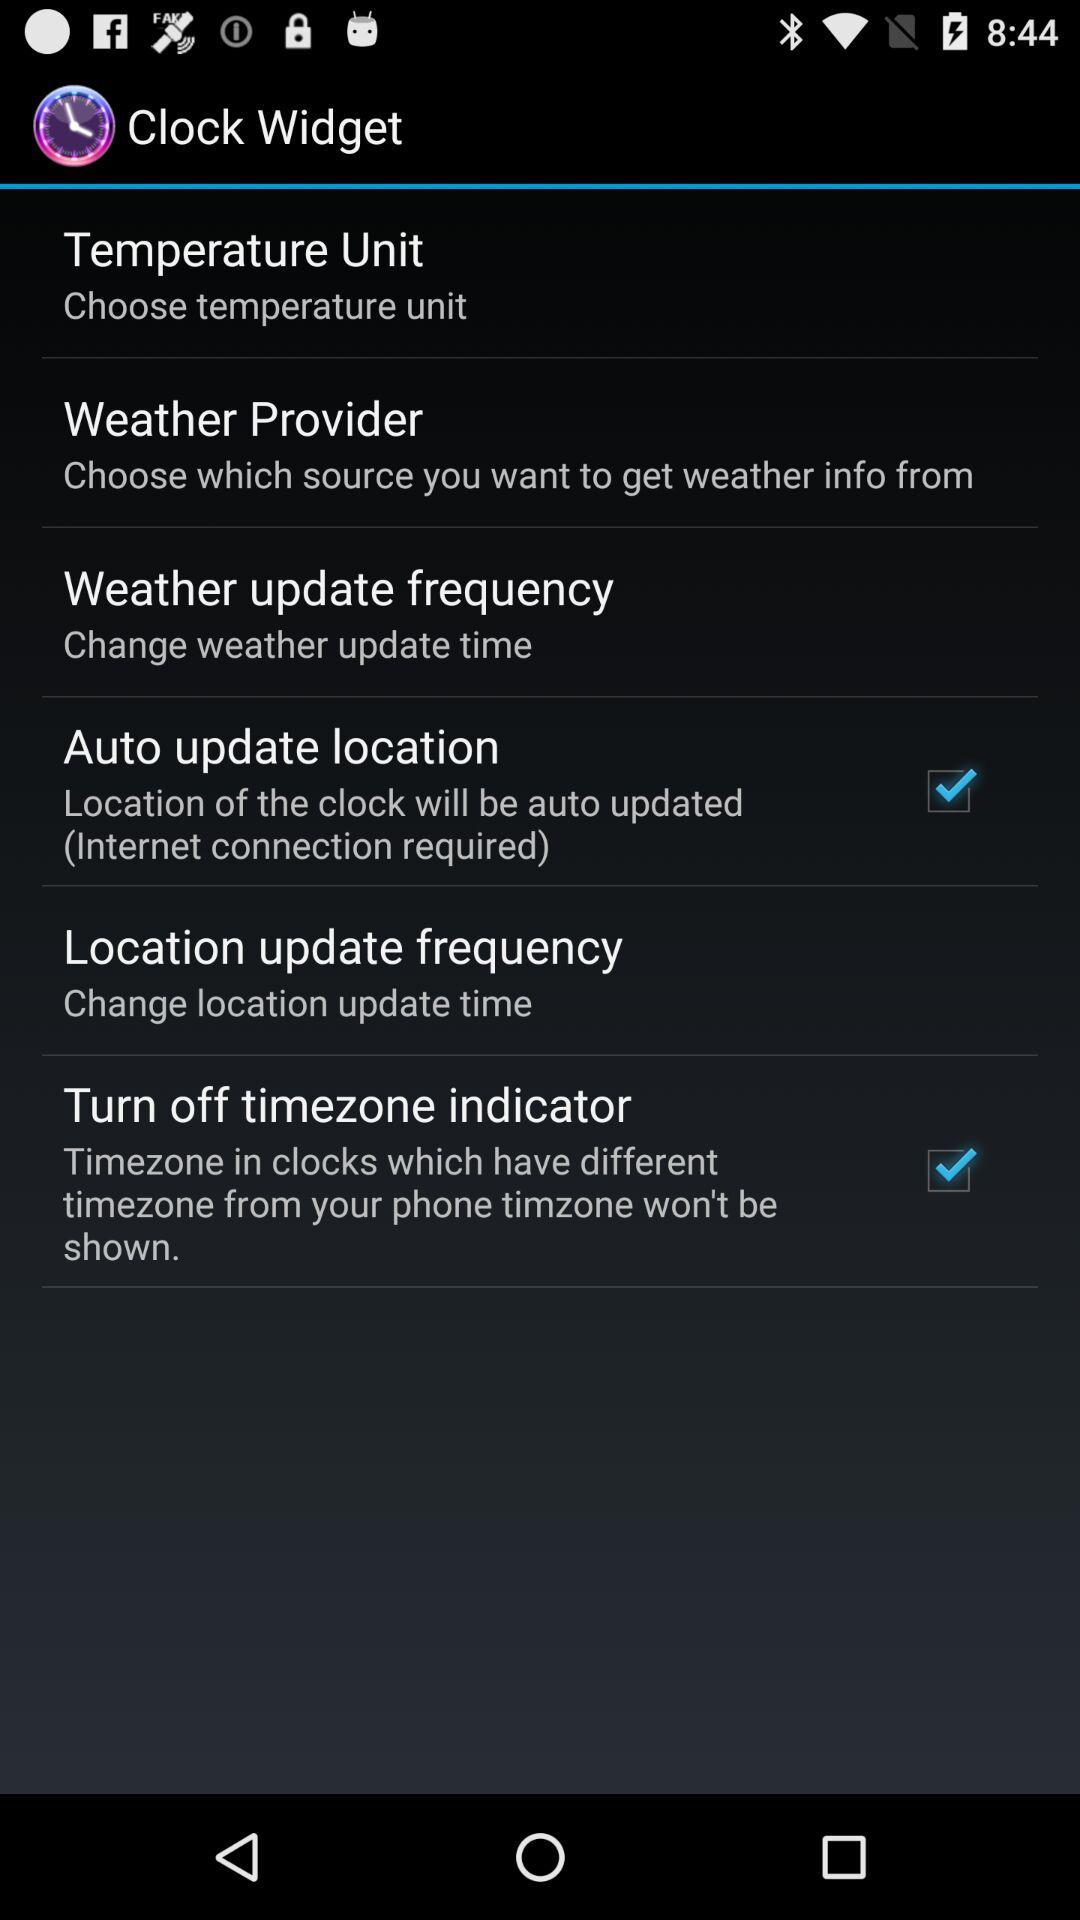 The image size is (1080, 1920). I want to click on app below weather provider item, so click(517, 473).